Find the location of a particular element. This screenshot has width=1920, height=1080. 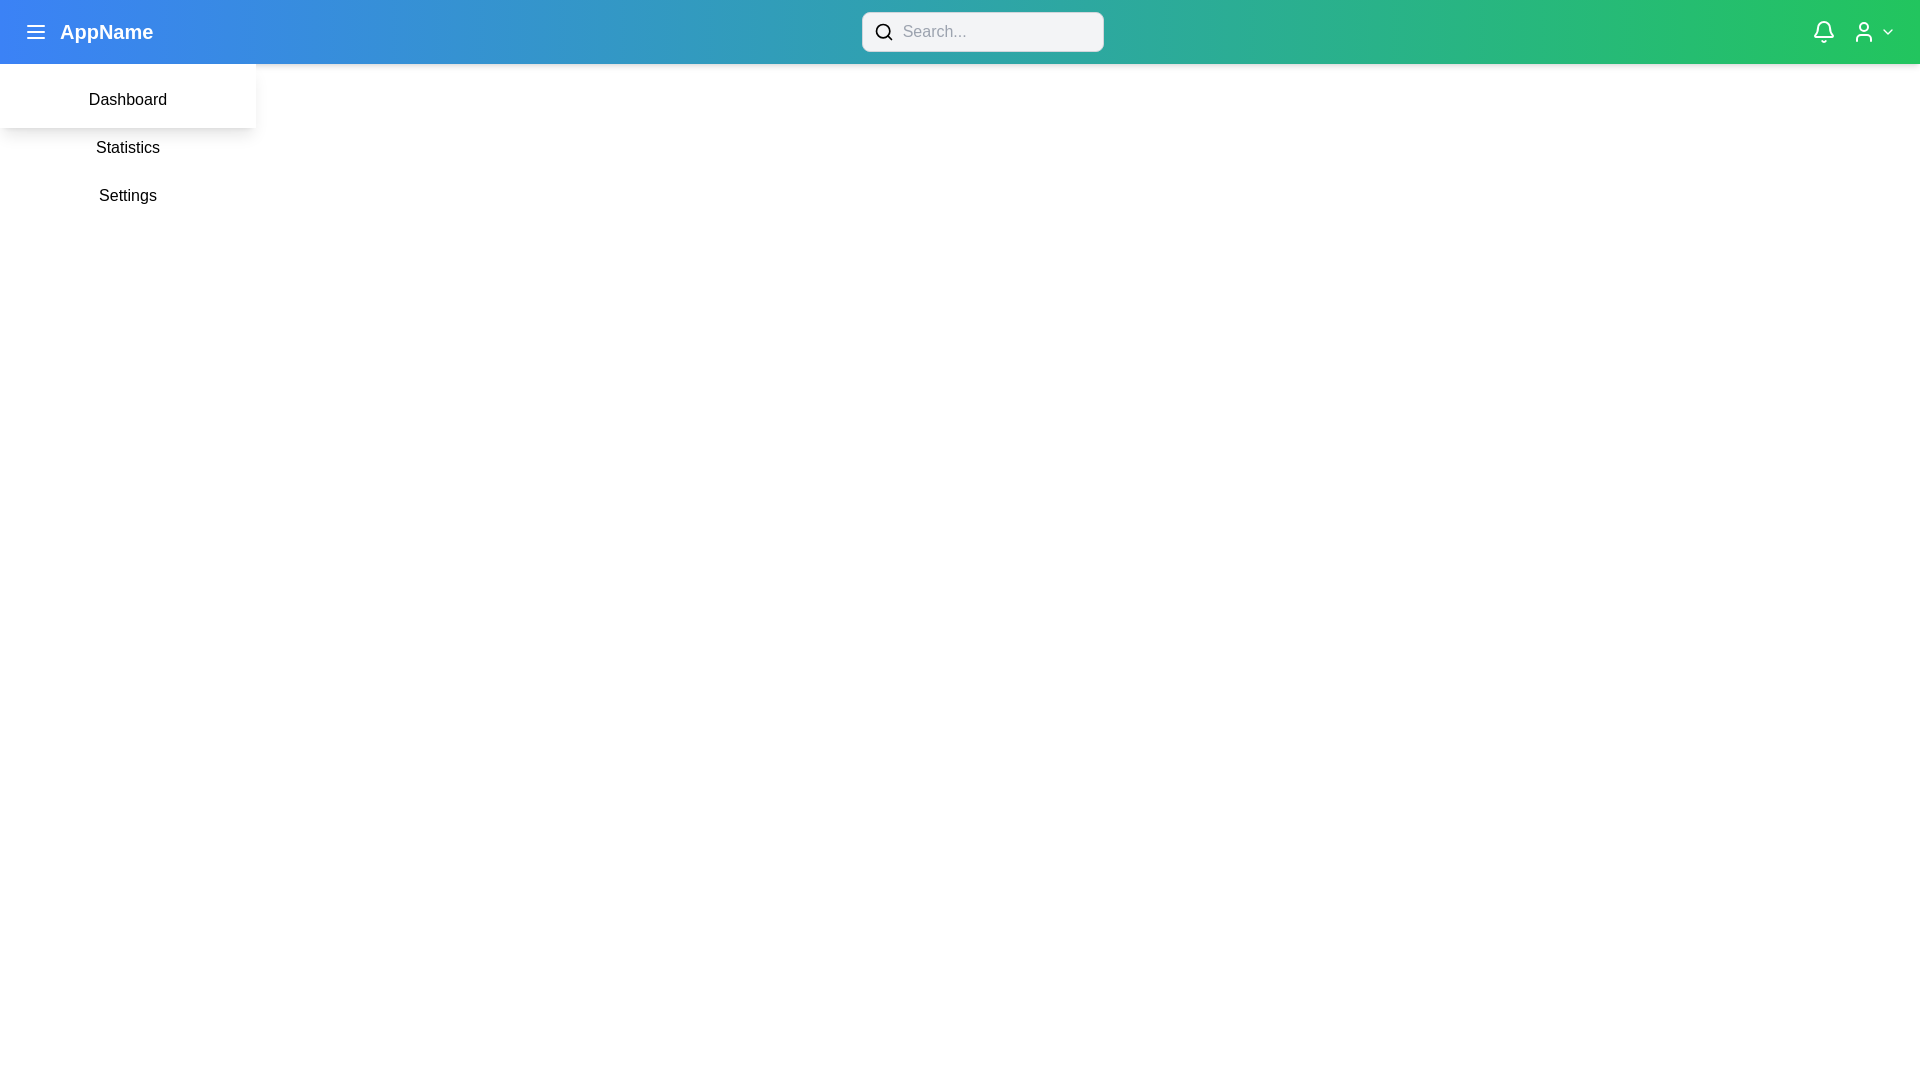

the white bell-shaped vector graphic notification icon located in the top-right corner of the application bar is located at coordinates (1824, 29).